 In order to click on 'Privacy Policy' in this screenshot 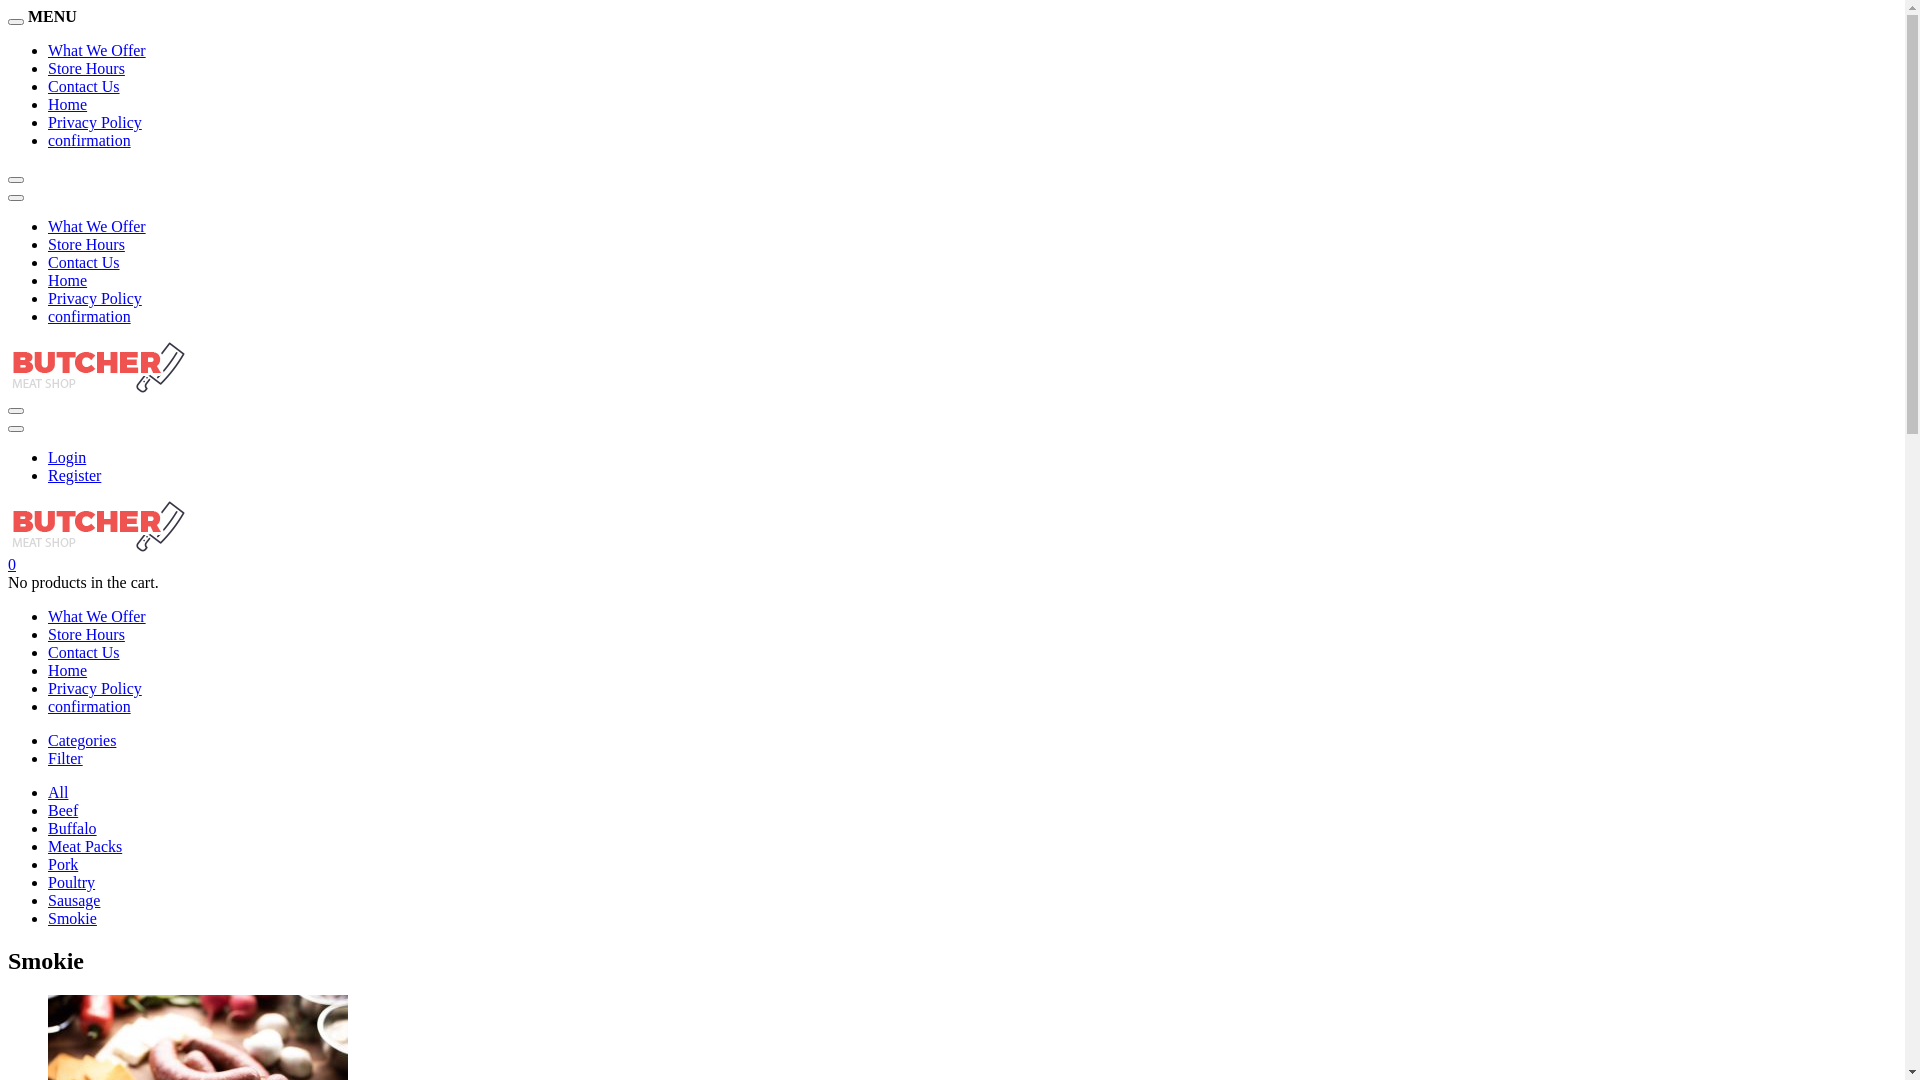, I will do `click(48, 687)`.